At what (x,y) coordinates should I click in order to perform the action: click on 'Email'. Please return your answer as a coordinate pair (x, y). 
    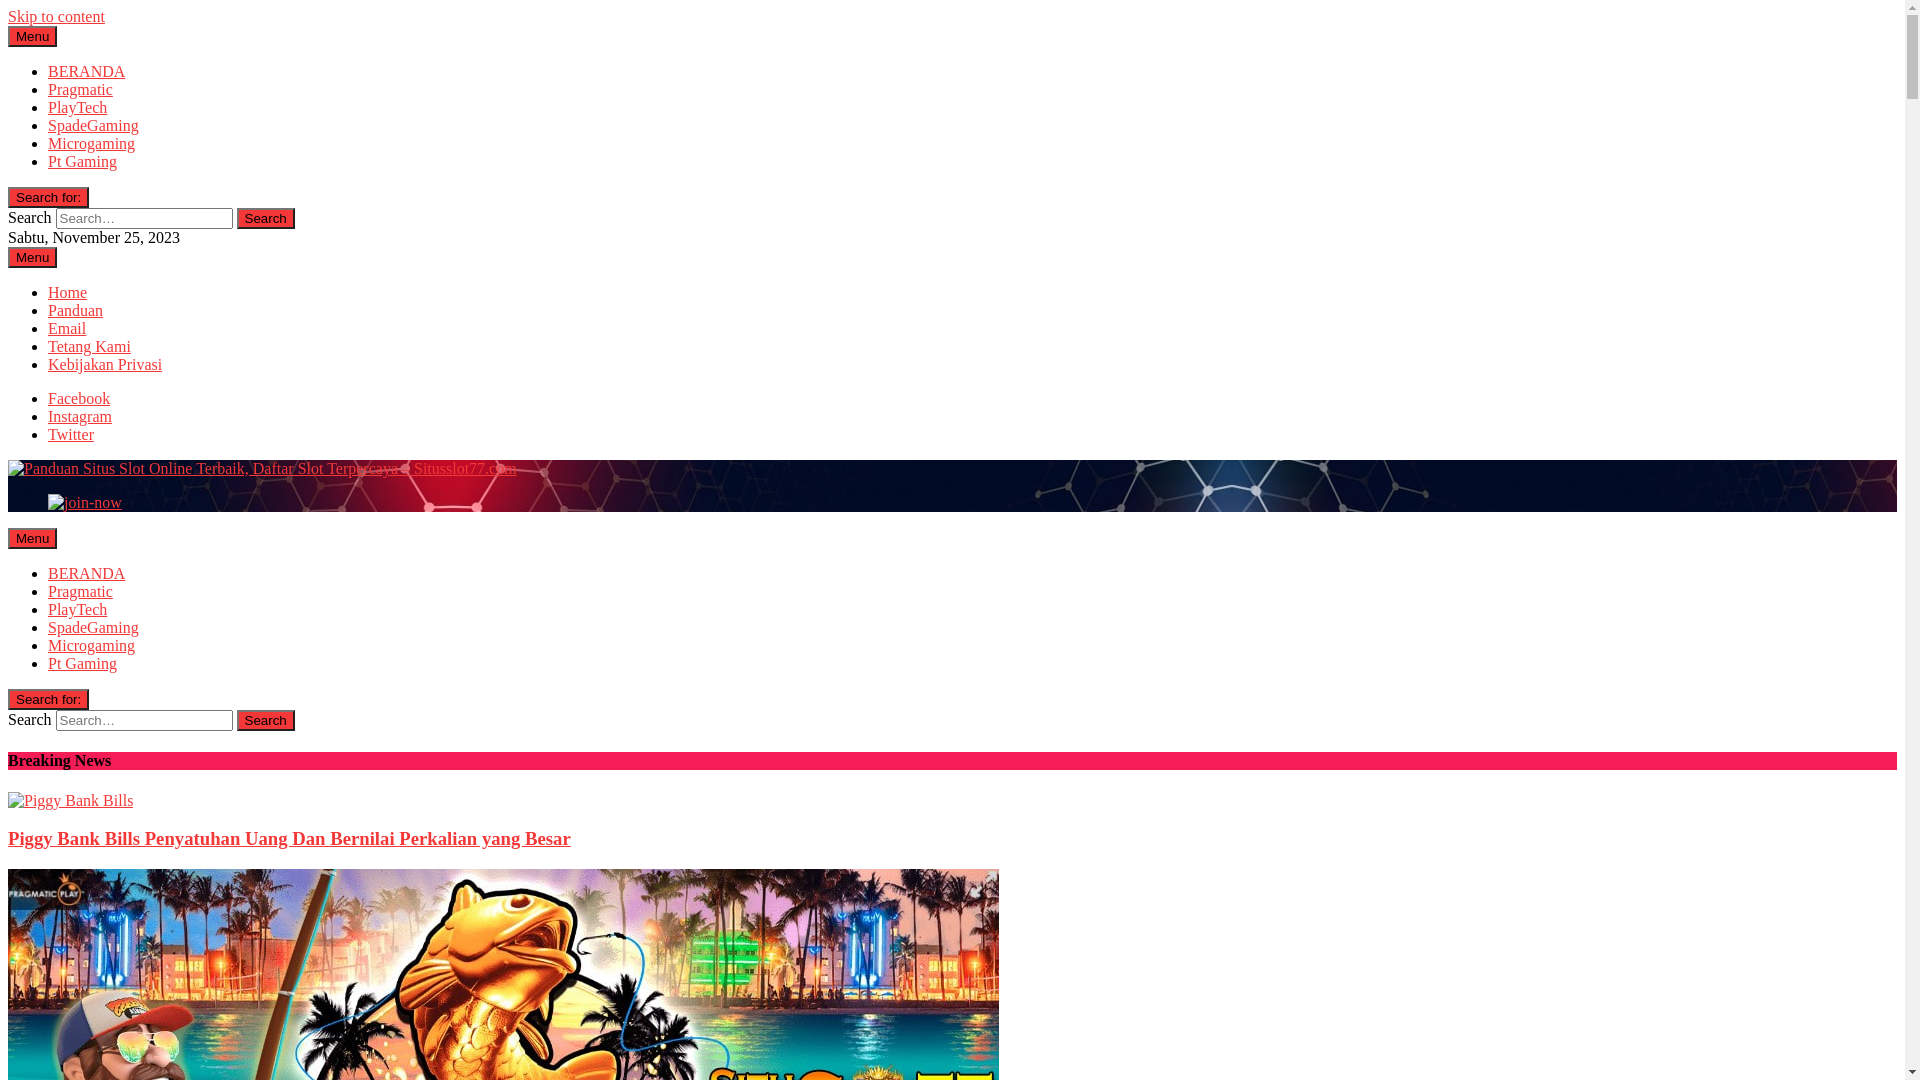
    Looking at the image, I should click on (67, 327).